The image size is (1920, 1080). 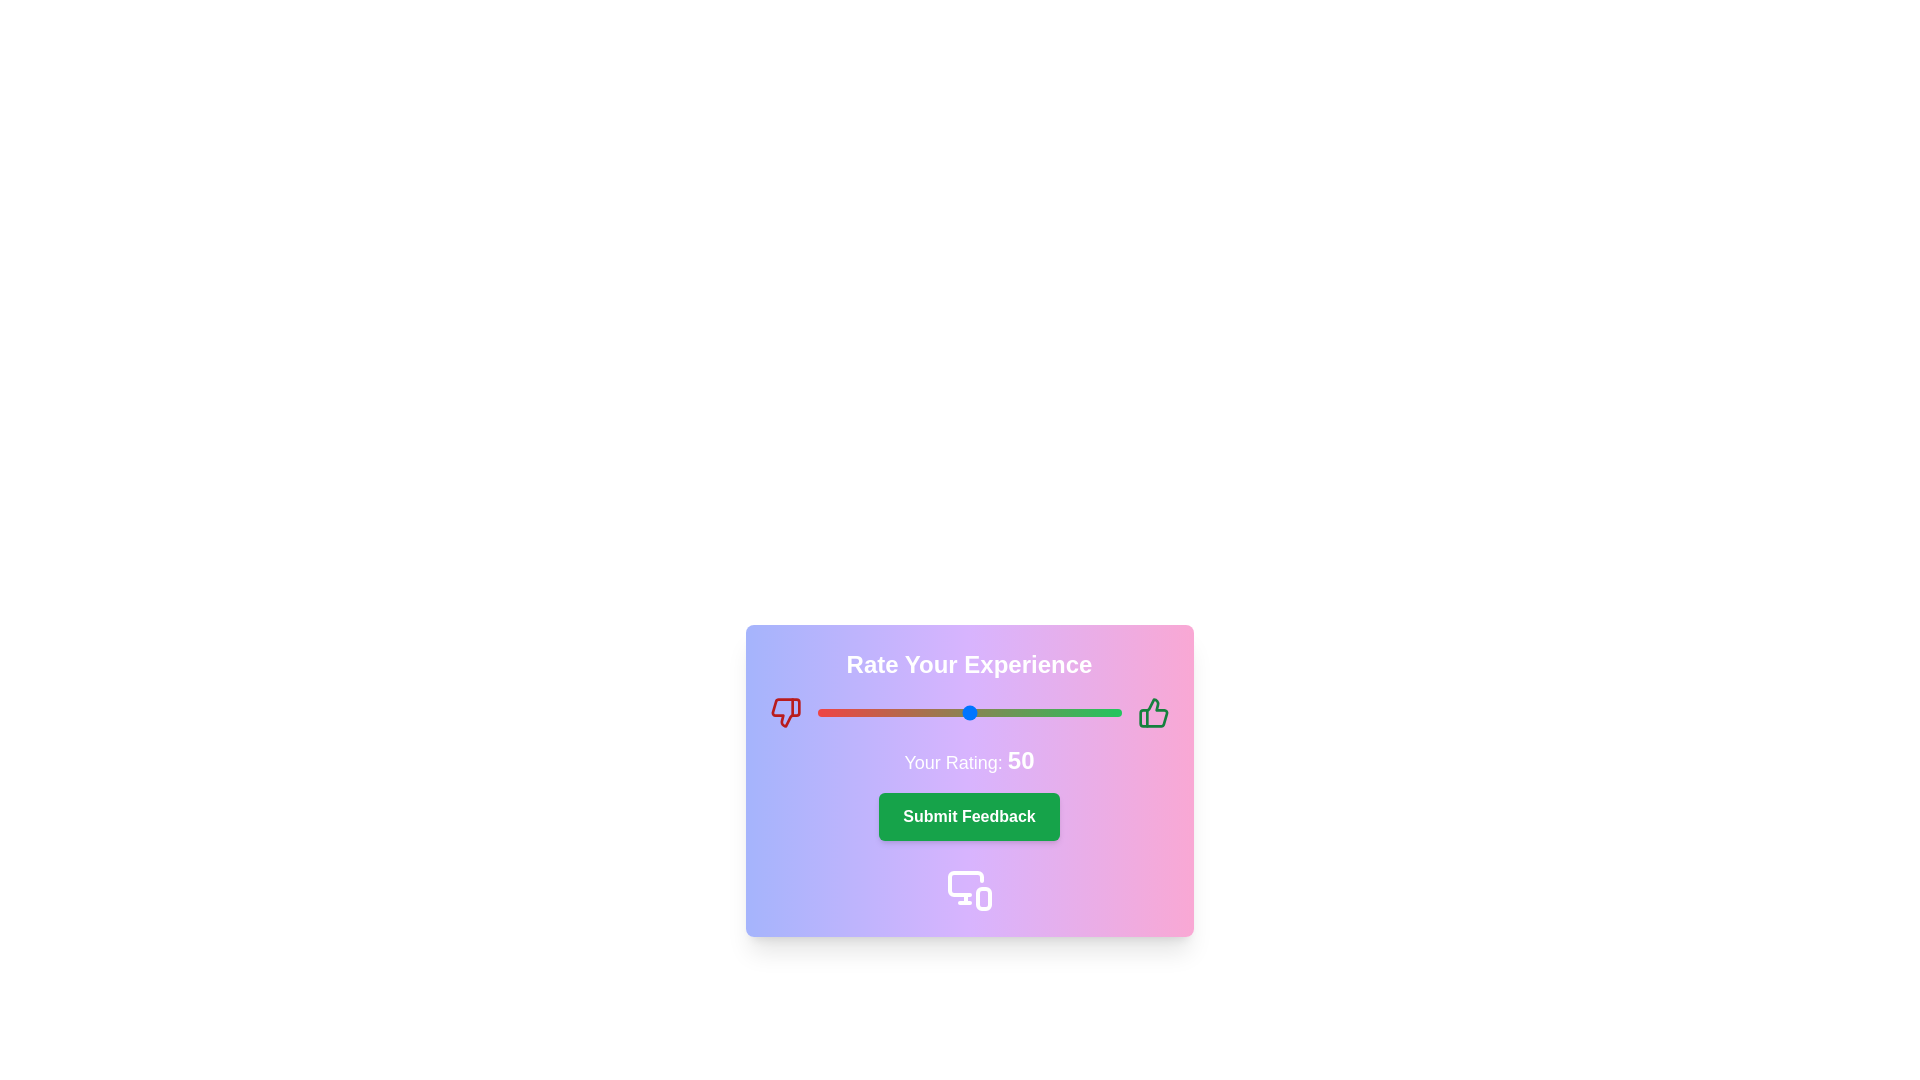 I want to click on the slider to a specific rating value, 46, so click(x=956, y=712).